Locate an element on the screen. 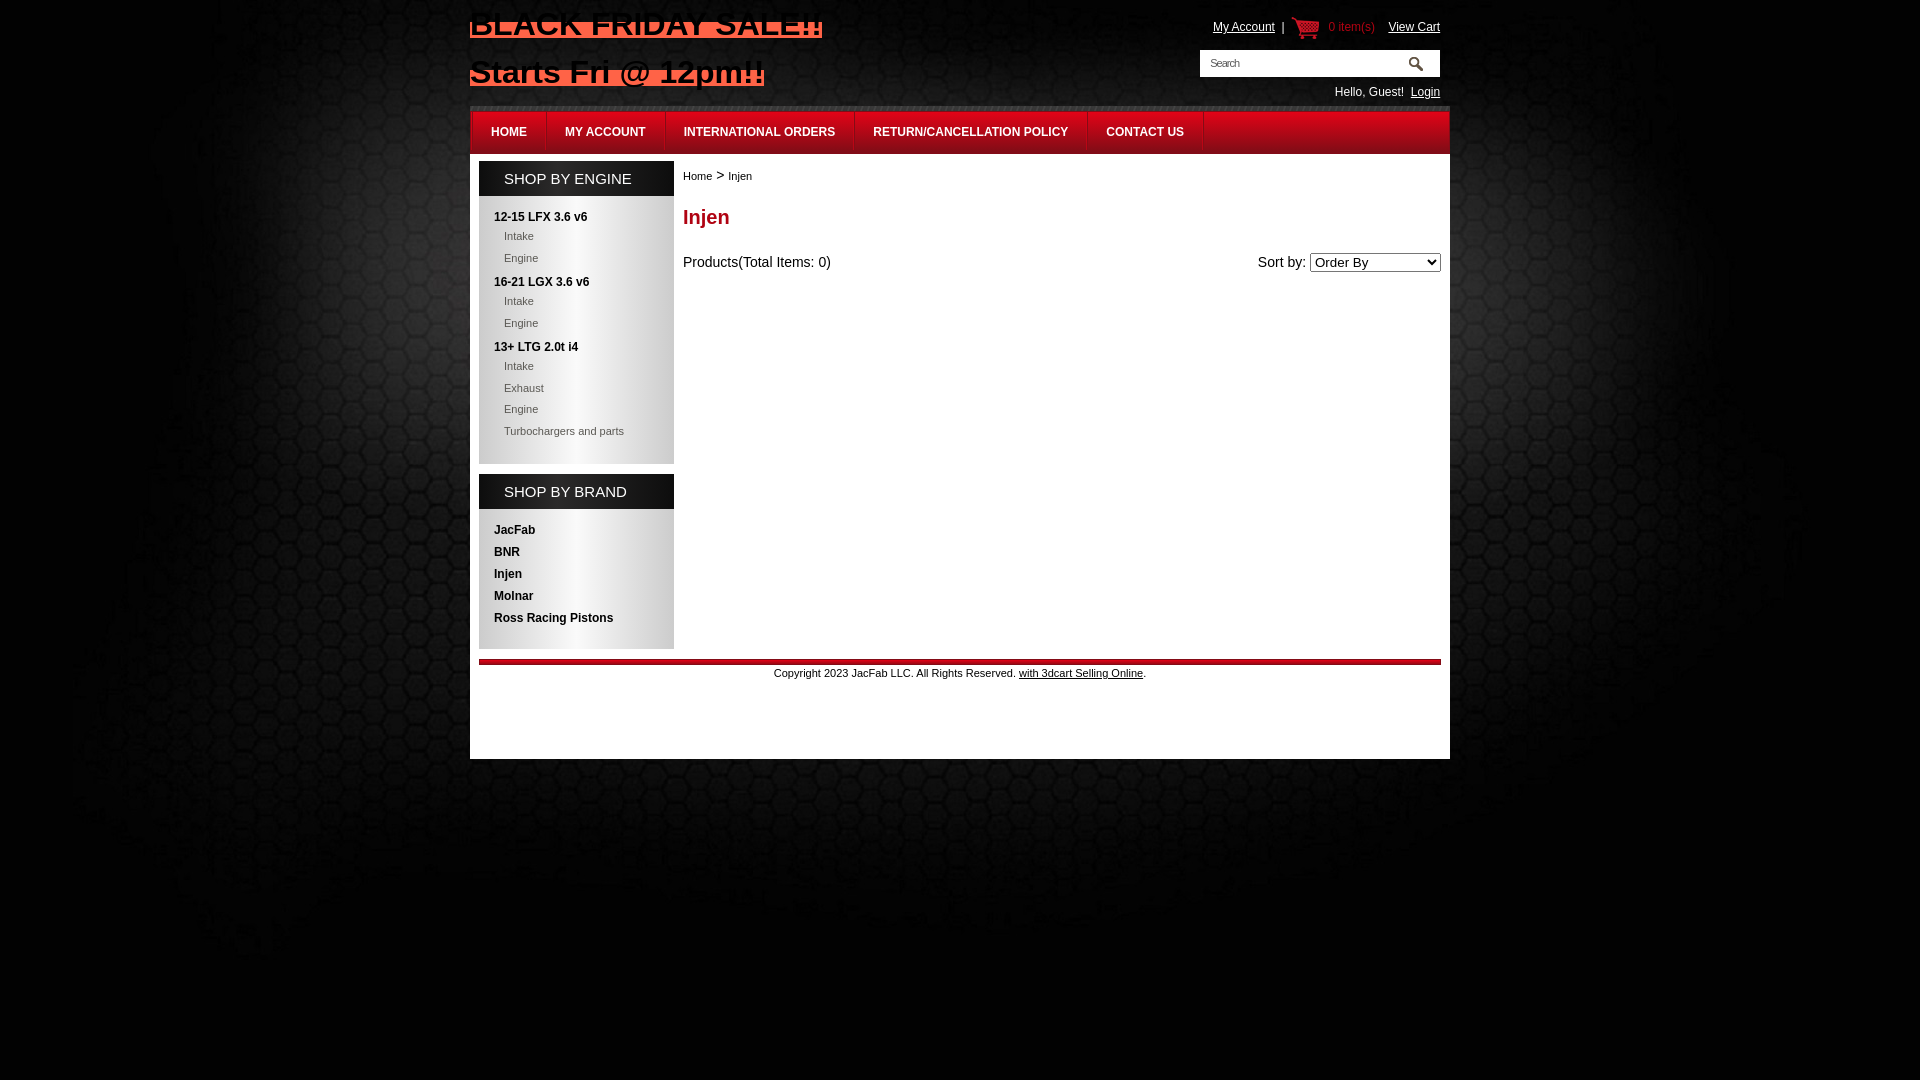  'HOME' is located at coordinates (508, 131).